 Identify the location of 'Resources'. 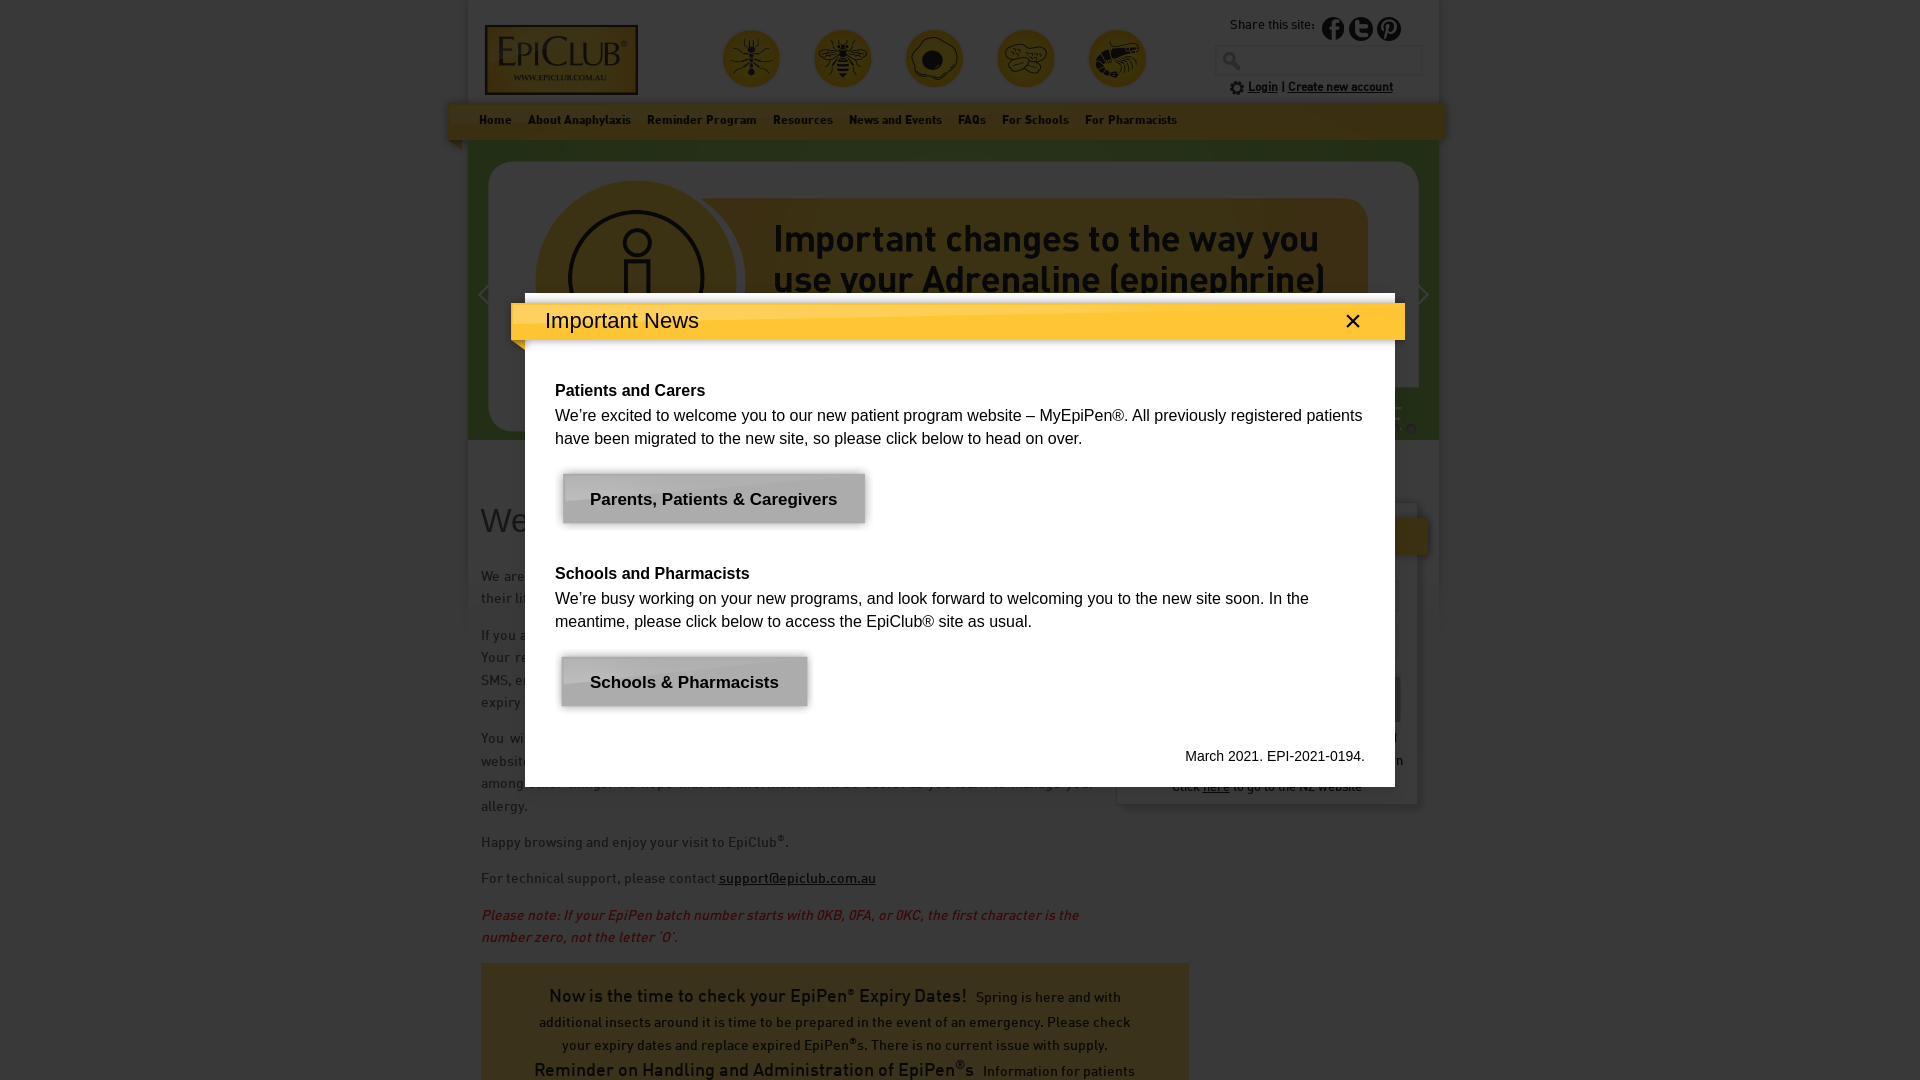
(801, 120).